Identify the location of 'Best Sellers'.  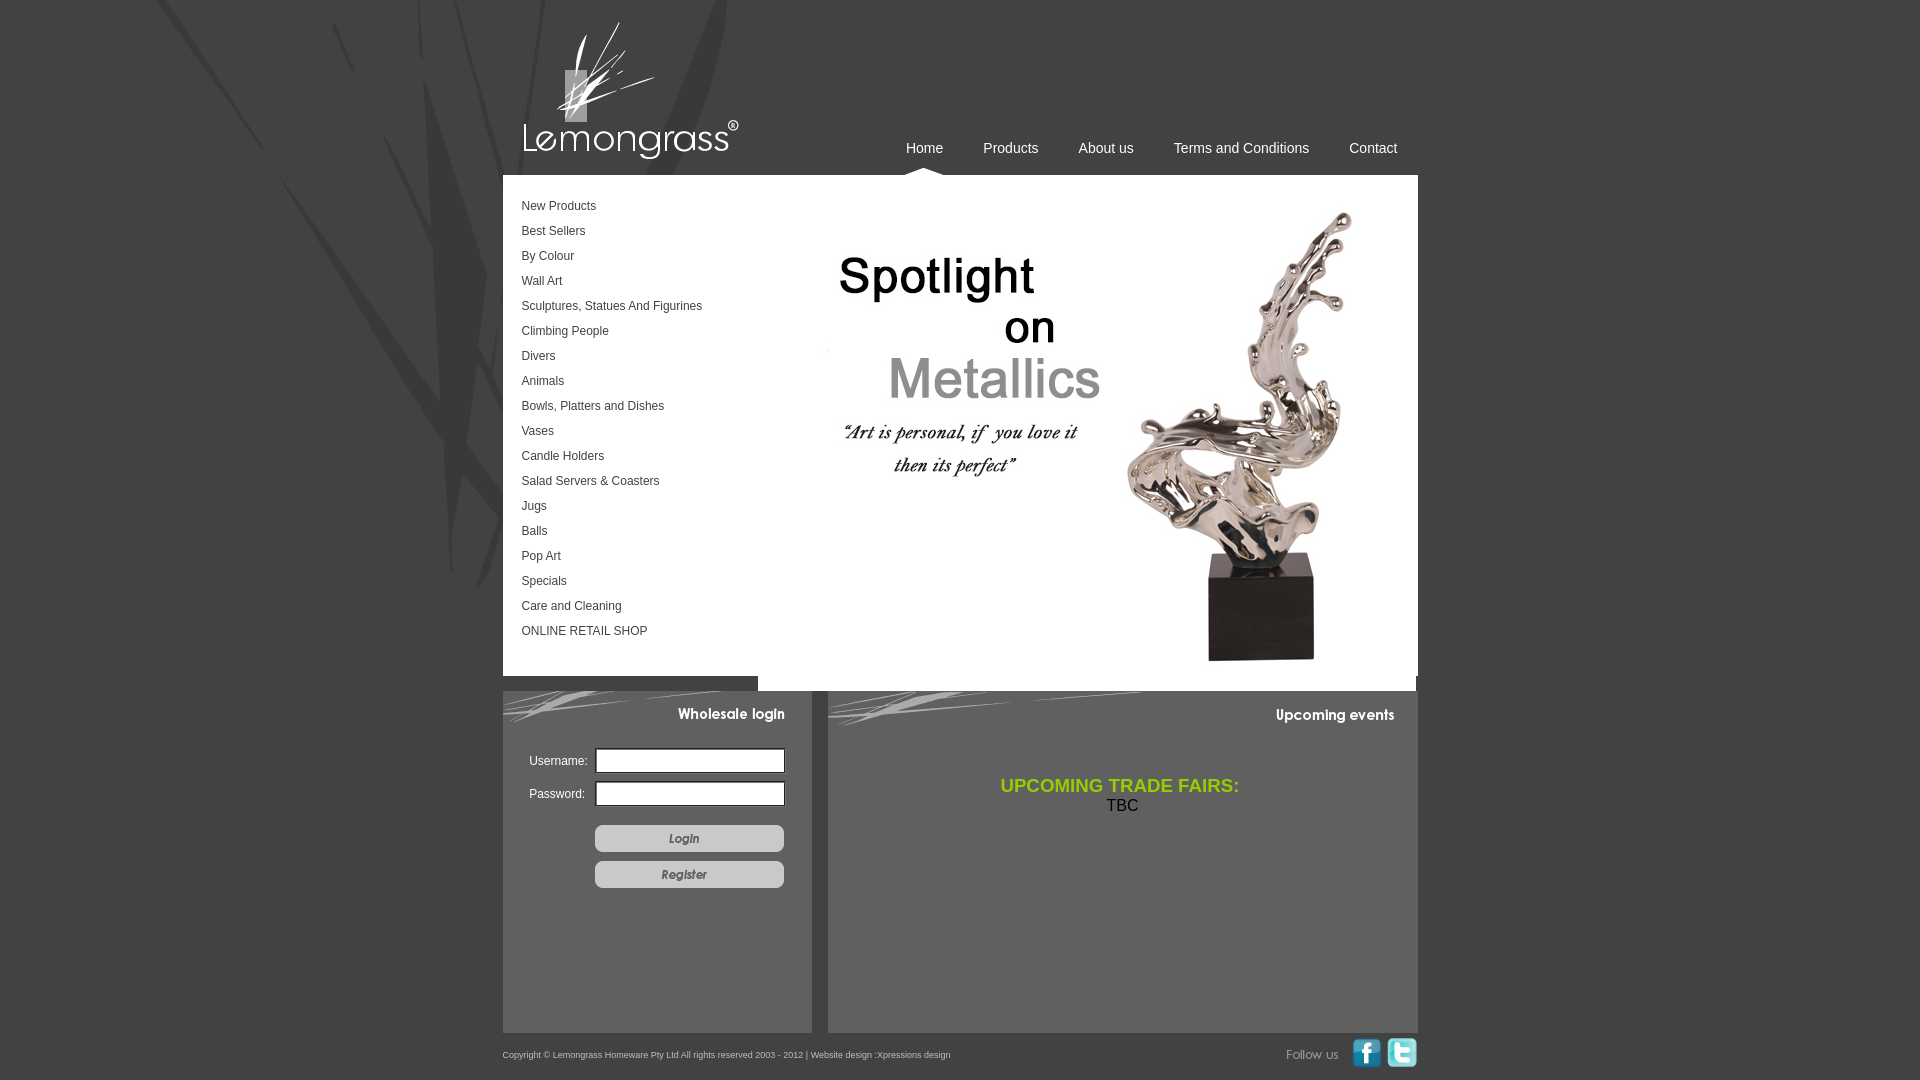
(627, 231).